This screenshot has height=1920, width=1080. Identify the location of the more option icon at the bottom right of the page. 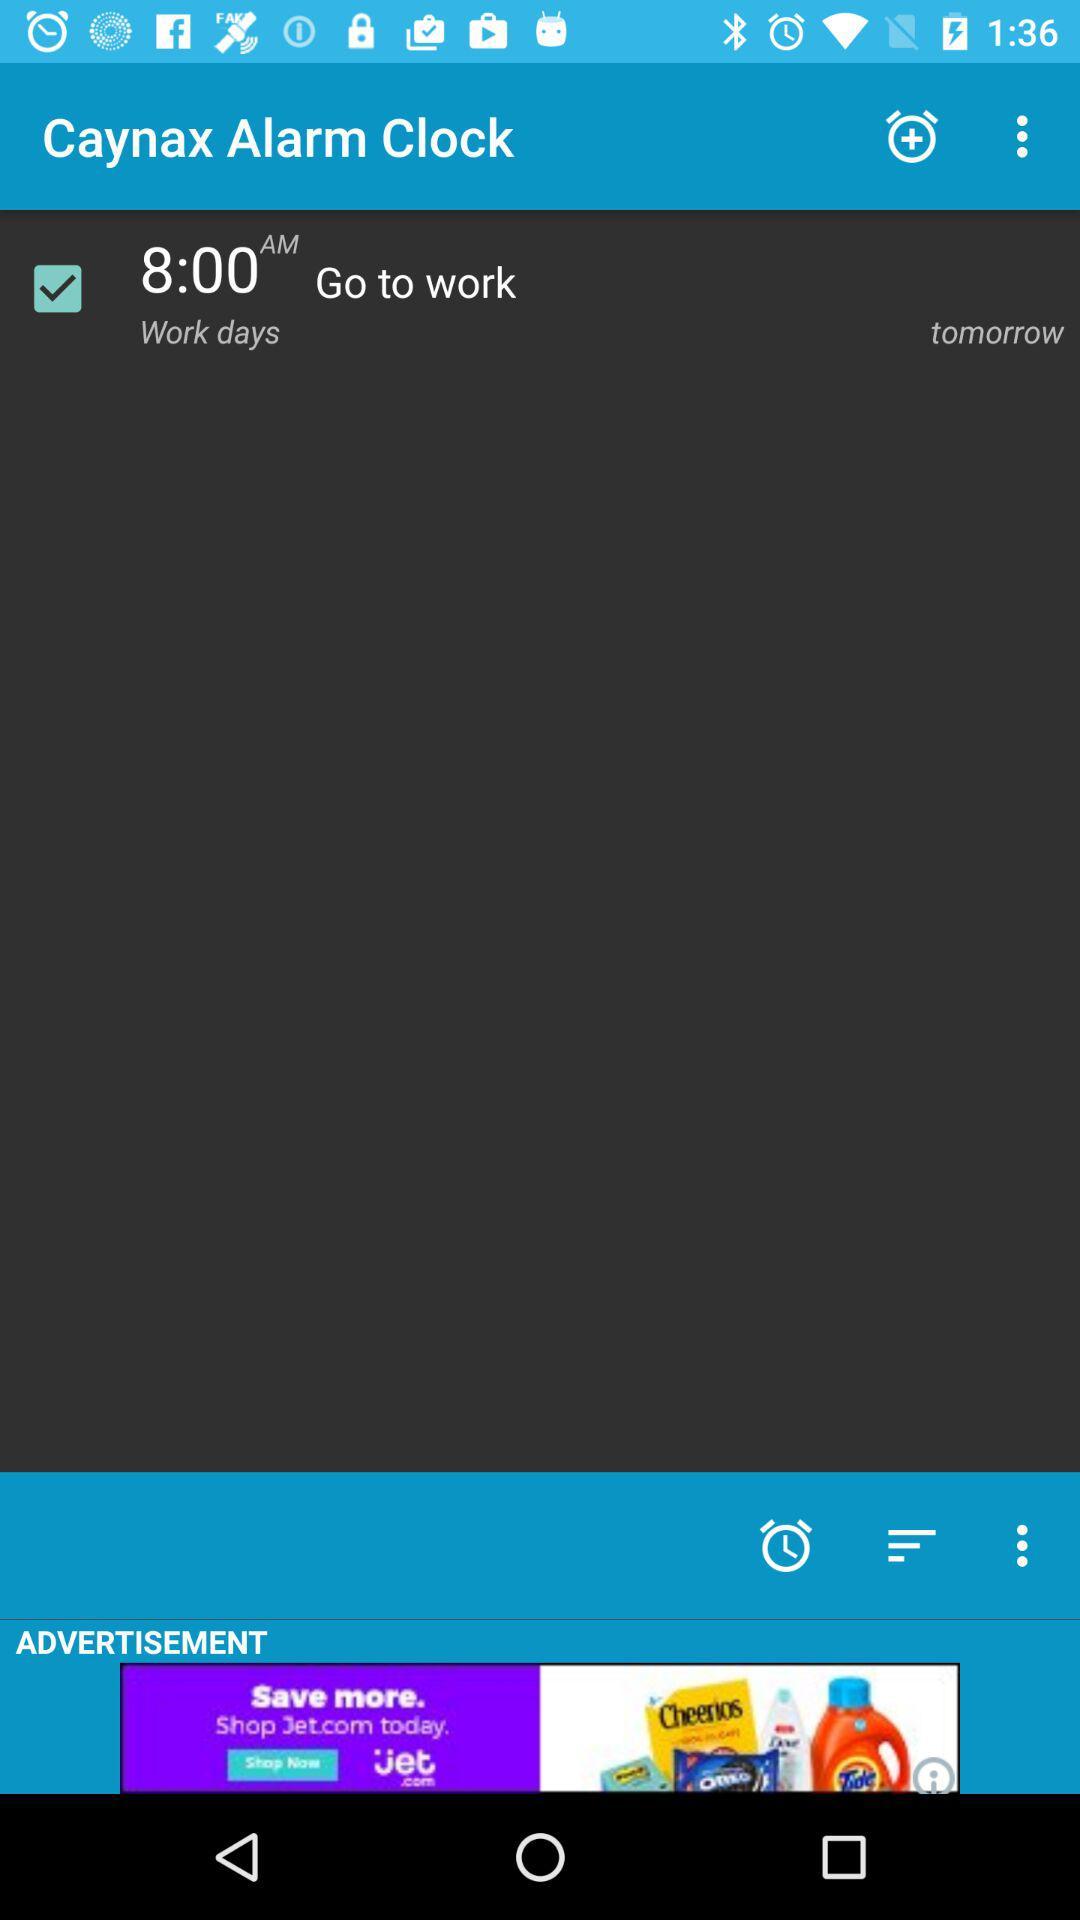
(1027, 1544).